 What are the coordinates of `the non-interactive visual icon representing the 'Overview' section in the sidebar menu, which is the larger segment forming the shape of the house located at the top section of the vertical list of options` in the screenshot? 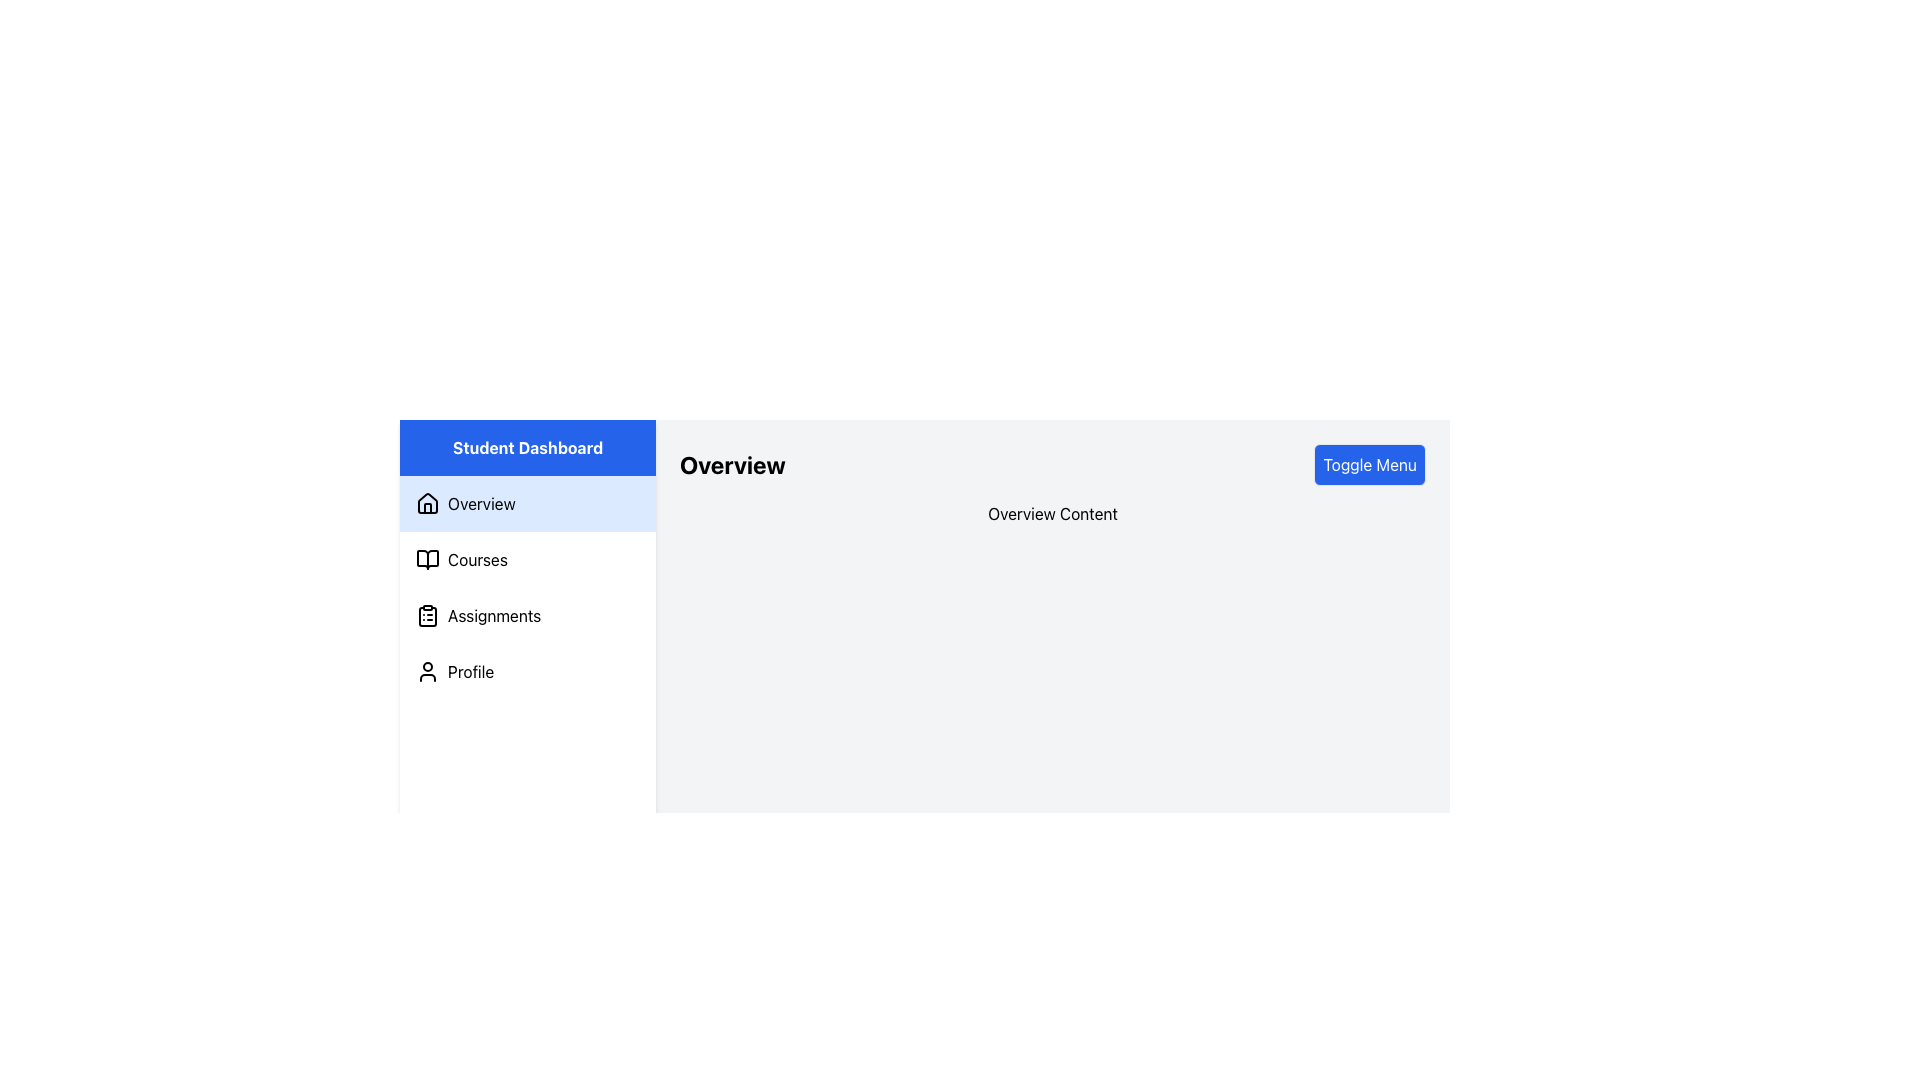 It's located at (426, 501).